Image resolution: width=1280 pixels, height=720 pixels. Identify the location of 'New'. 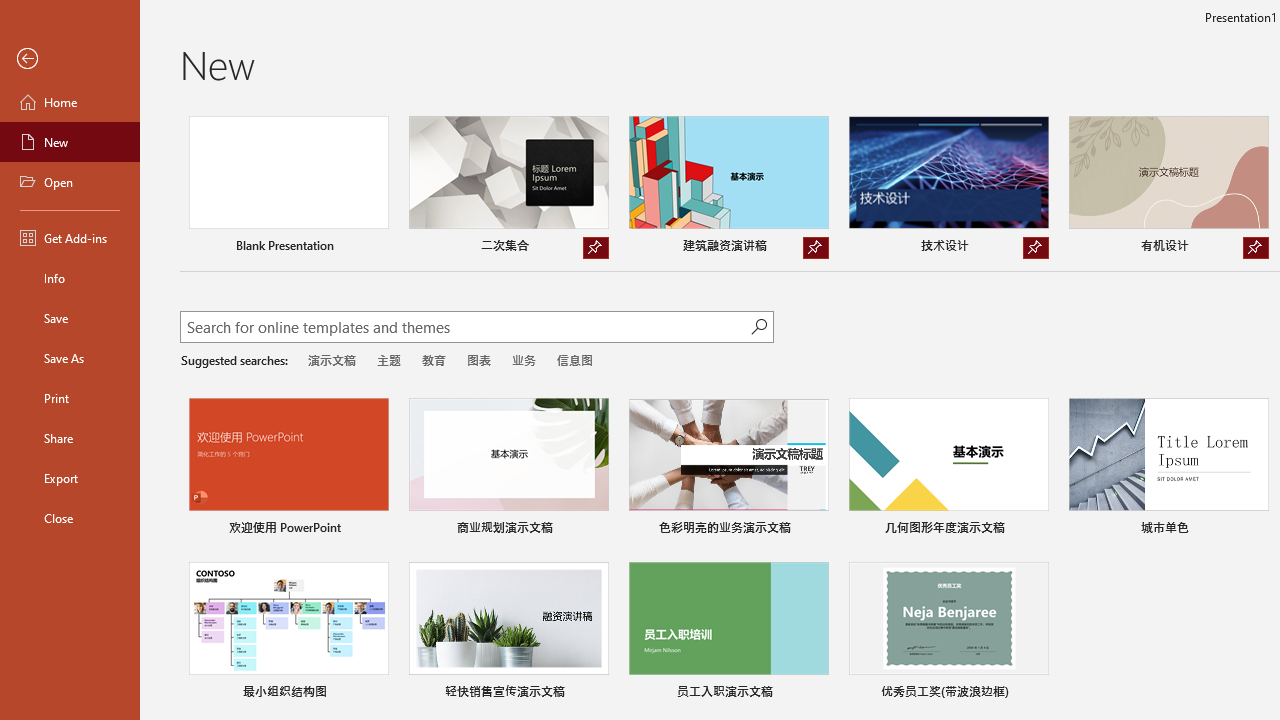
(69, 140).